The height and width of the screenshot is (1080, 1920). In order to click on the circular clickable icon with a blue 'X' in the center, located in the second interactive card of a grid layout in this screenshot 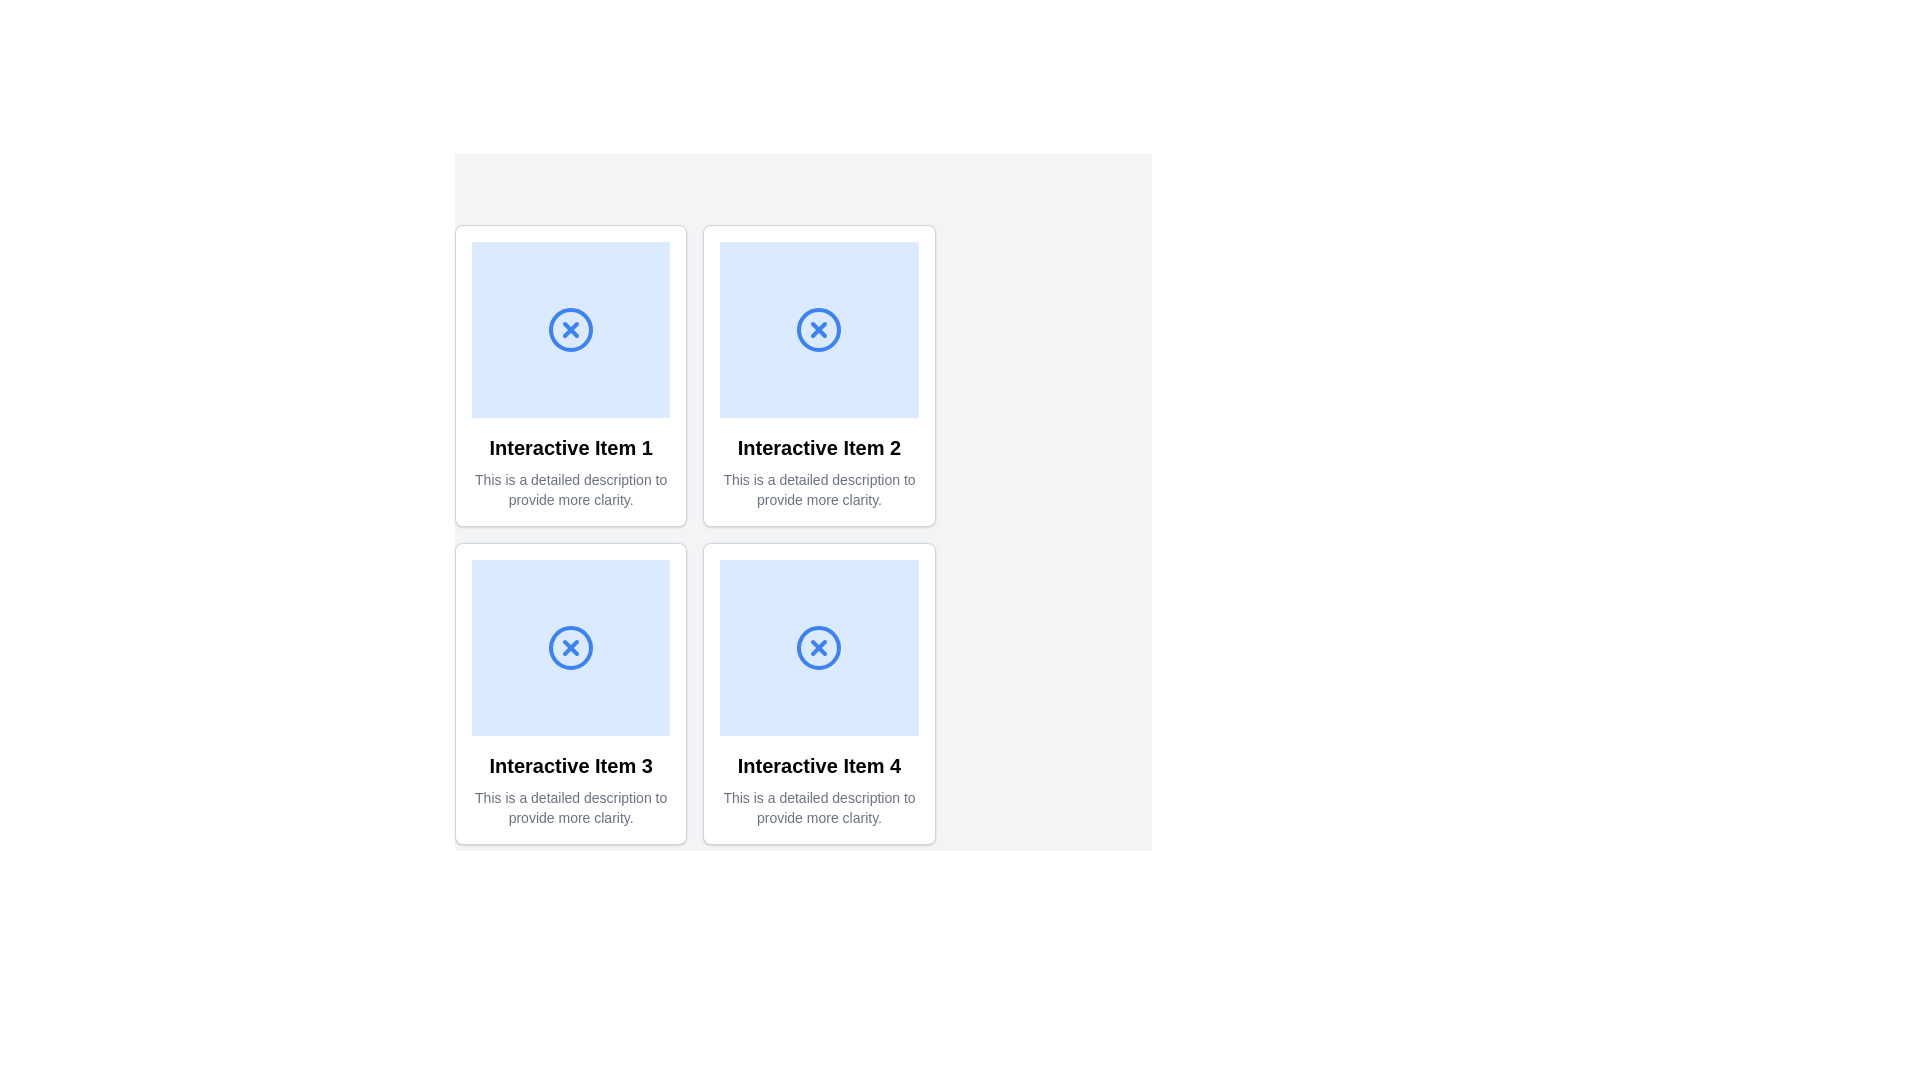, I will do `click(819, 329)`.